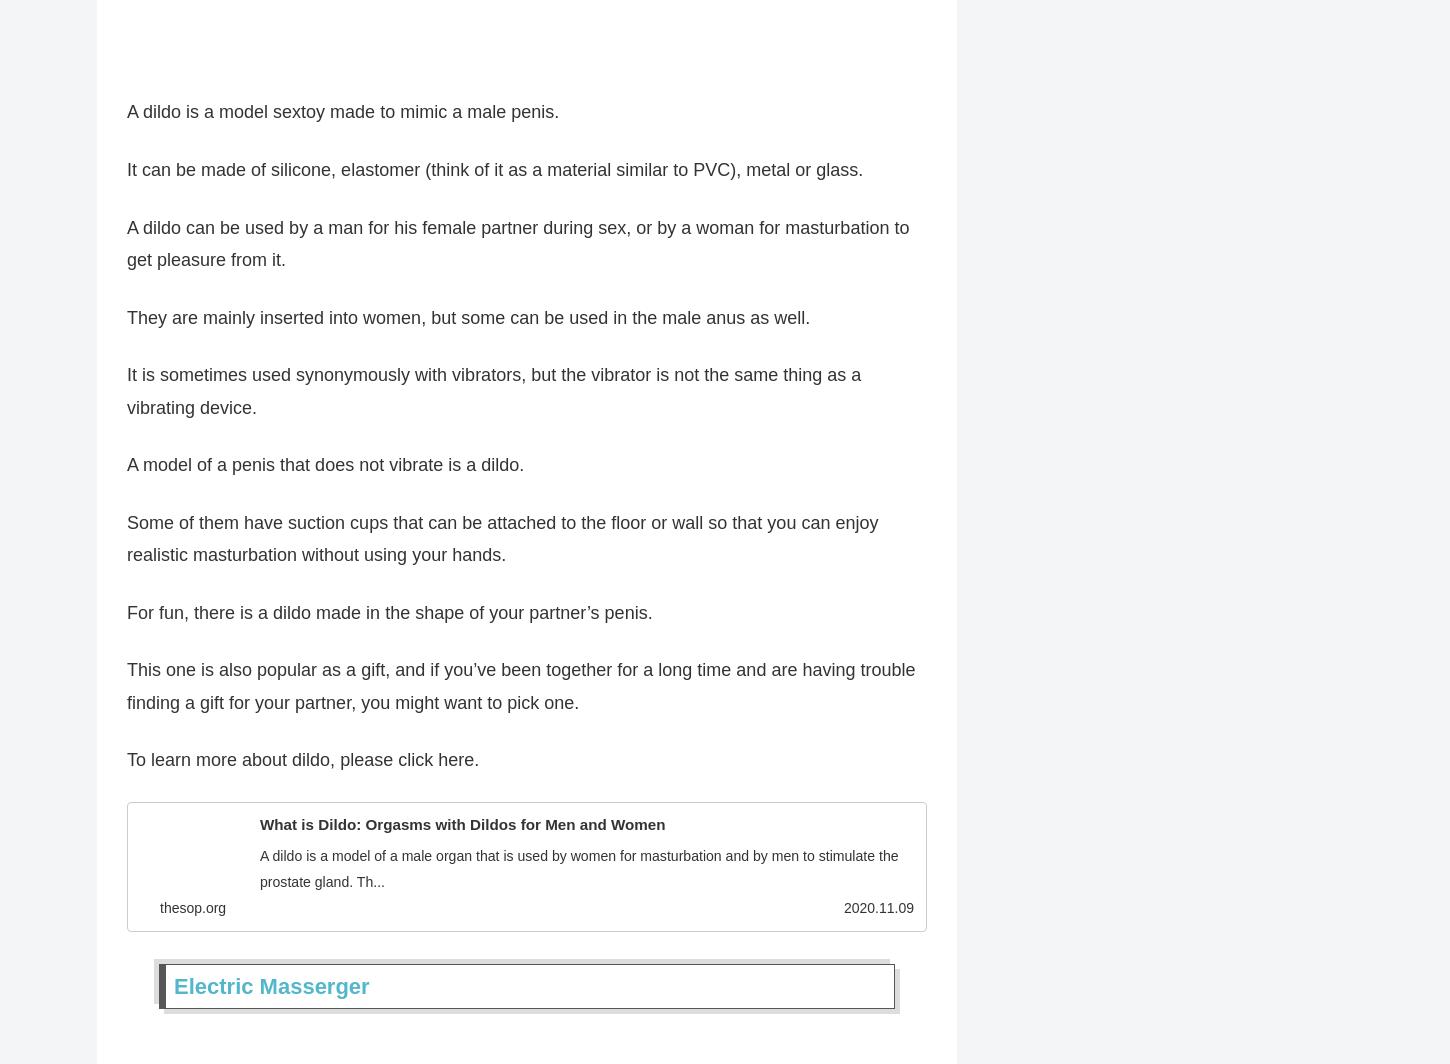 This screenshot has width=1450, height=1064. Describe the element at coordinates (388, 620) in the screenshot. I see `'For fun, there is a dildo made in the shape of your partner’s penis.'` at that location.